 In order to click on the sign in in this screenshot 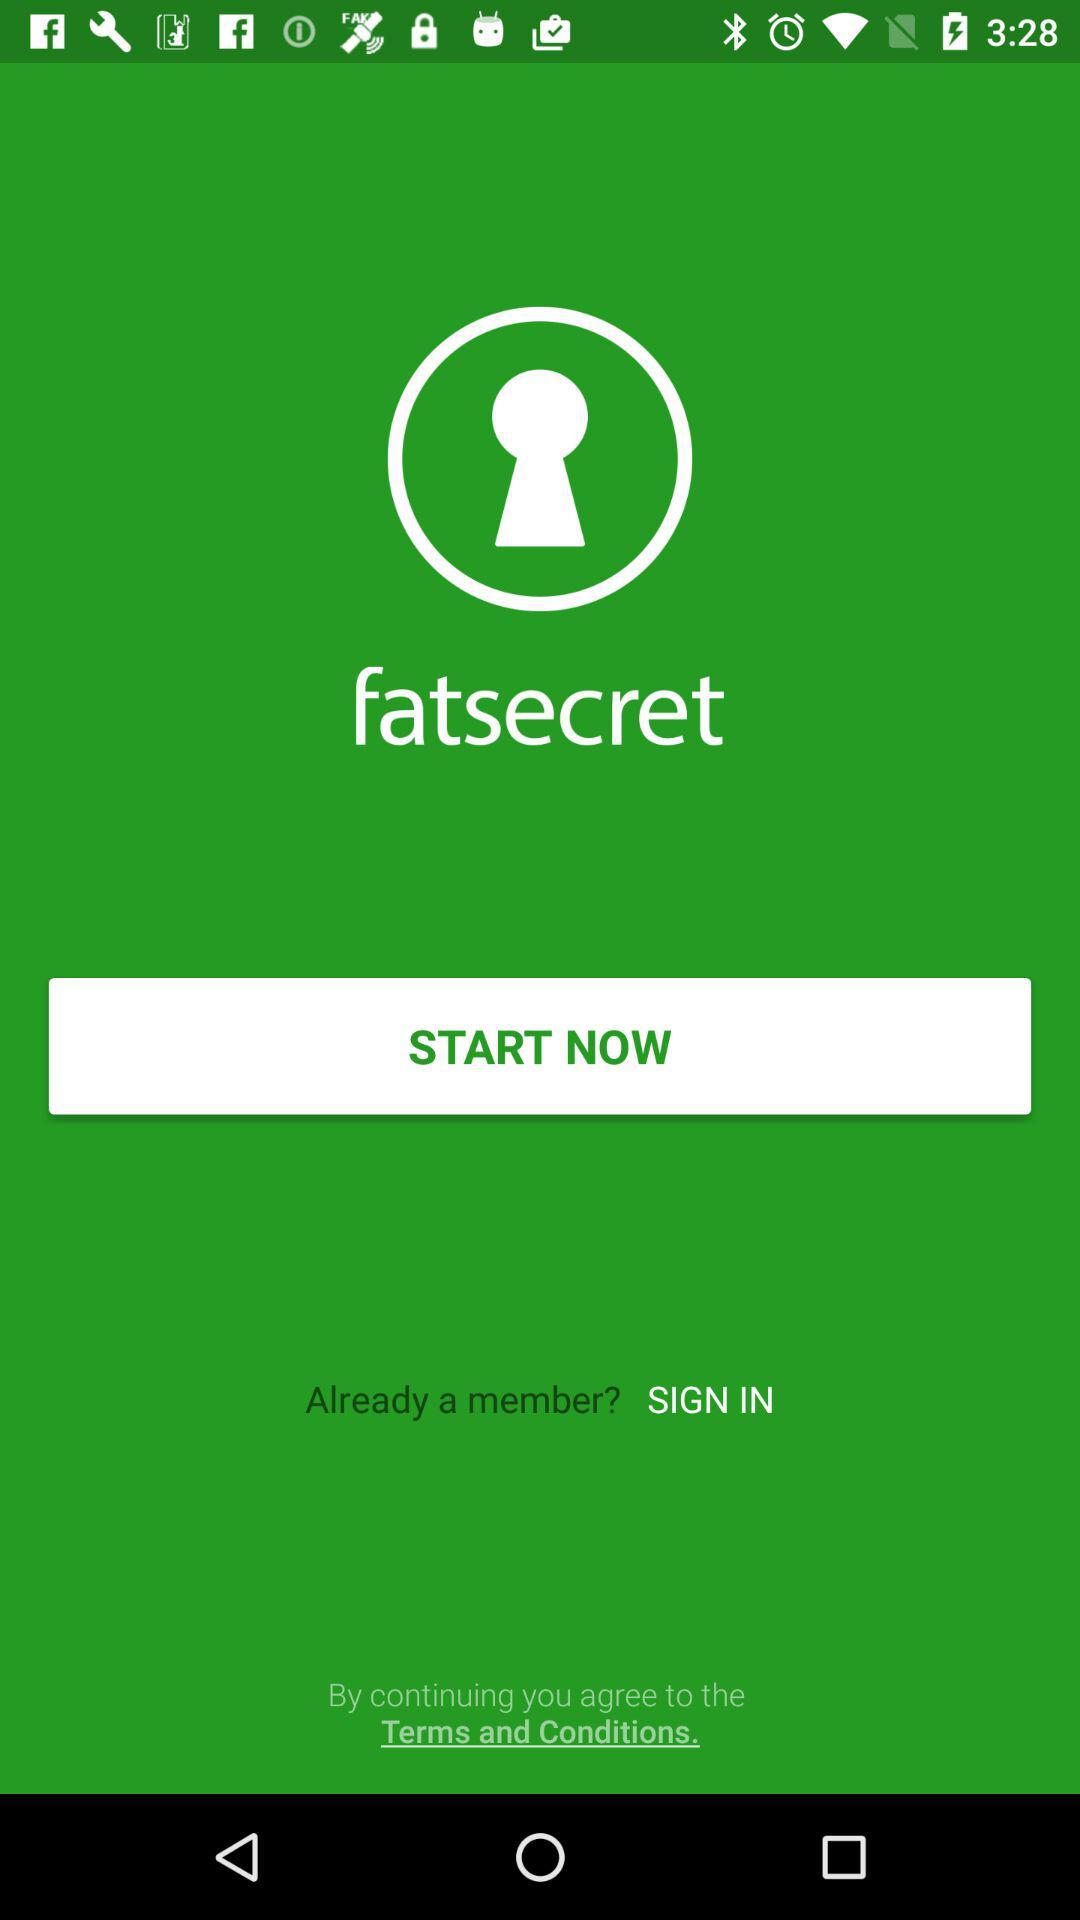, I will do `click(709, 1397)`.